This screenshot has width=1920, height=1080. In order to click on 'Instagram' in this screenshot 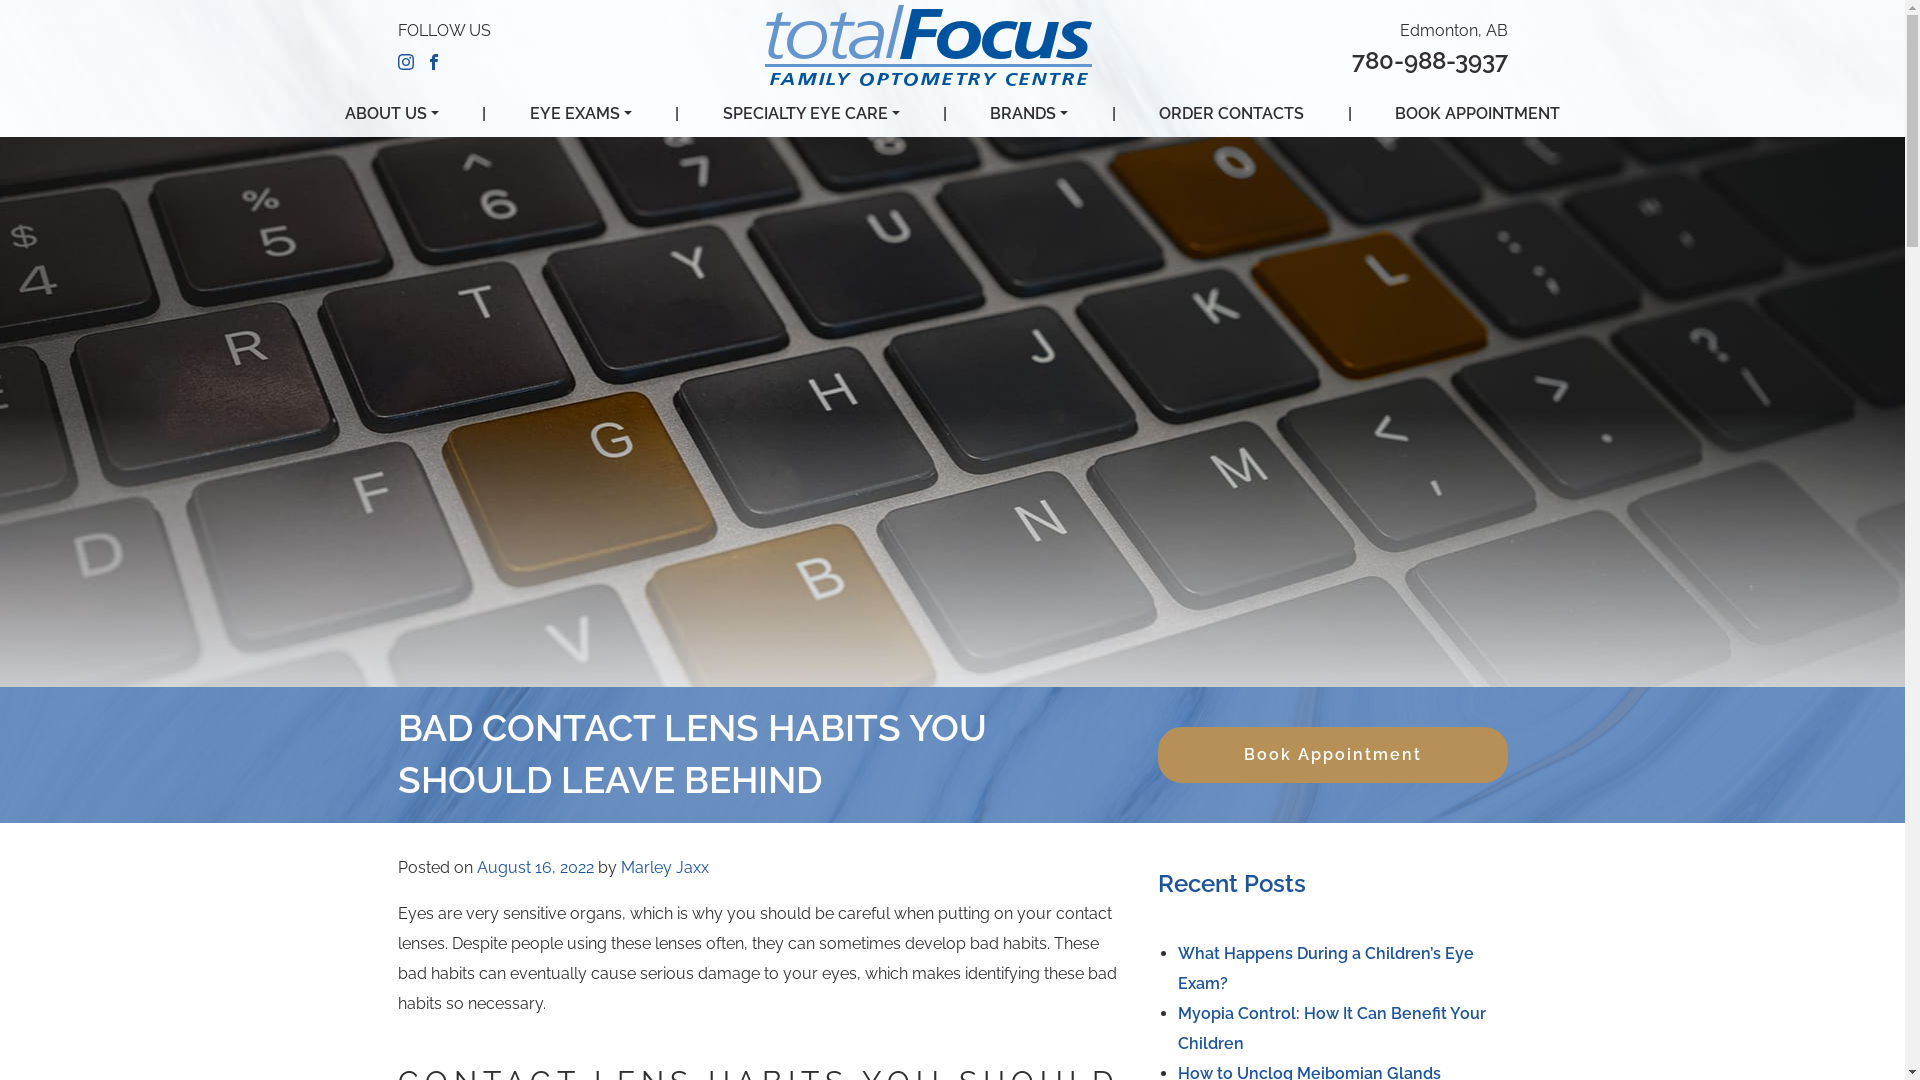, I will do `click(405, 59)`.